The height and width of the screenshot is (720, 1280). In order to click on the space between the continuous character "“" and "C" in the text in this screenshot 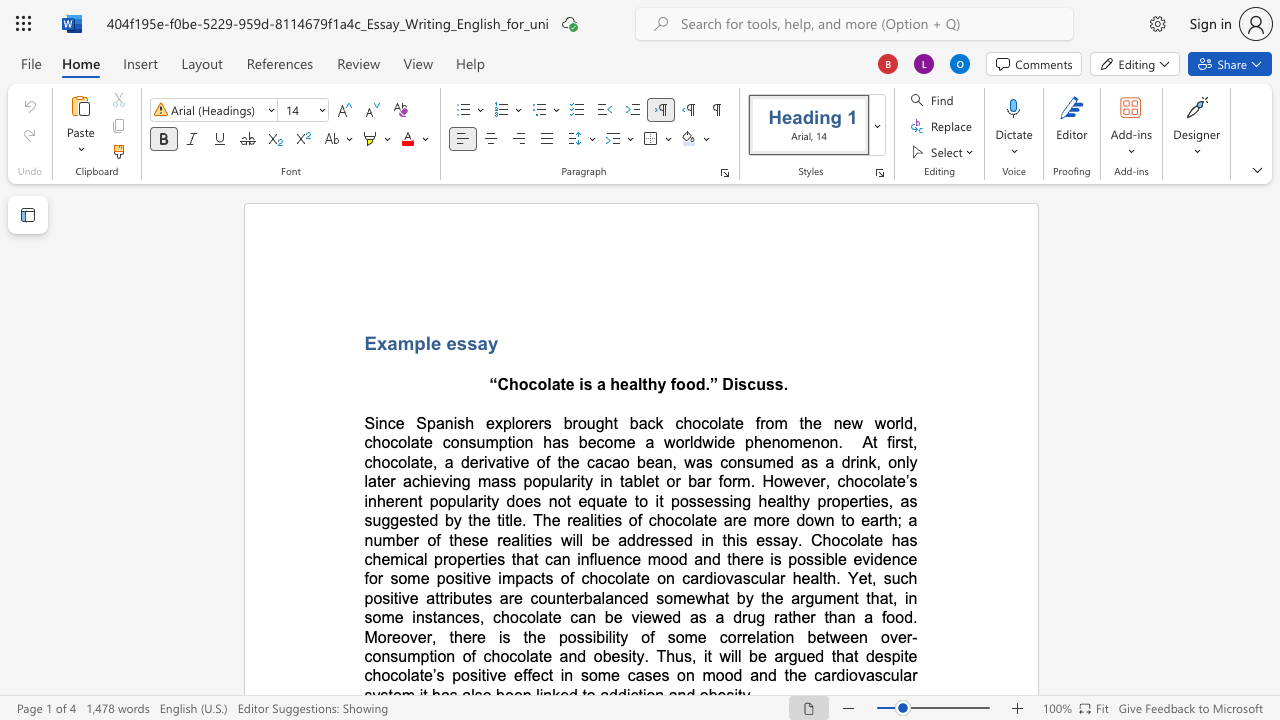, I will do `click(498, 384)`.